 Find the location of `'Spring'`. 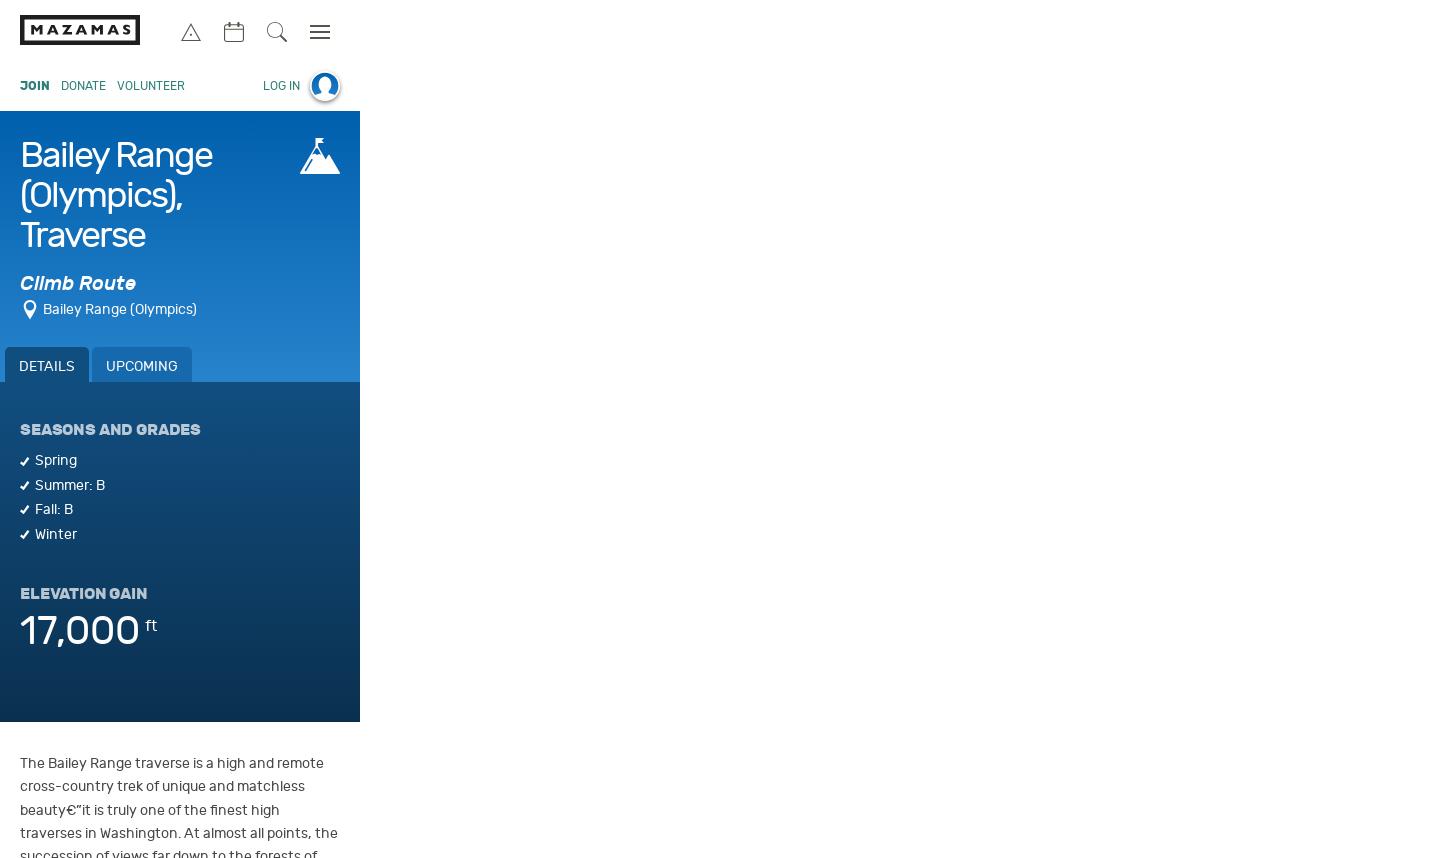

'Spring' is located at coordinates (55, 460).